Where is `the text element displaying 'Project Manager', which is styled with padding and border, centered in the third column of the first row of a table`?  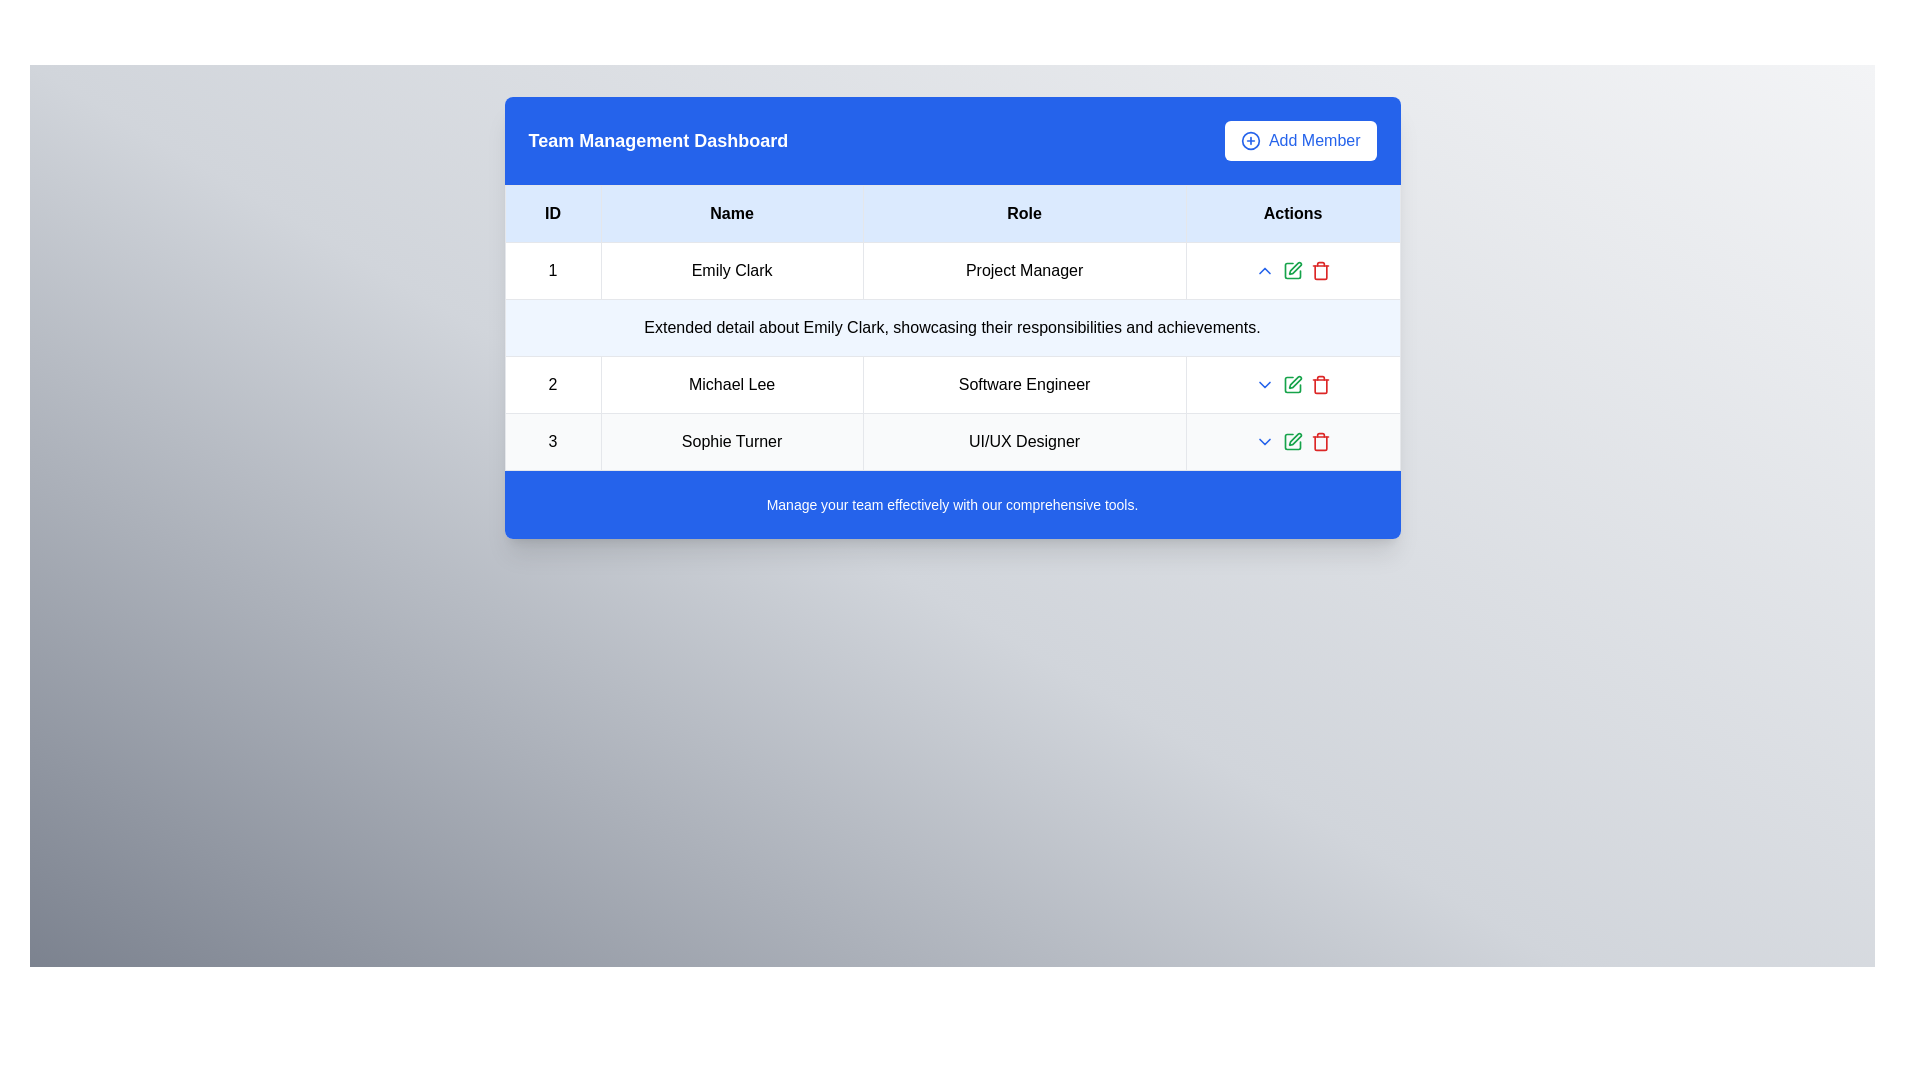 the text element displaying 'Project Manager', which is styled with padding and border, centered in the third column of the first row of a table is located at coordinates (1024, 270).